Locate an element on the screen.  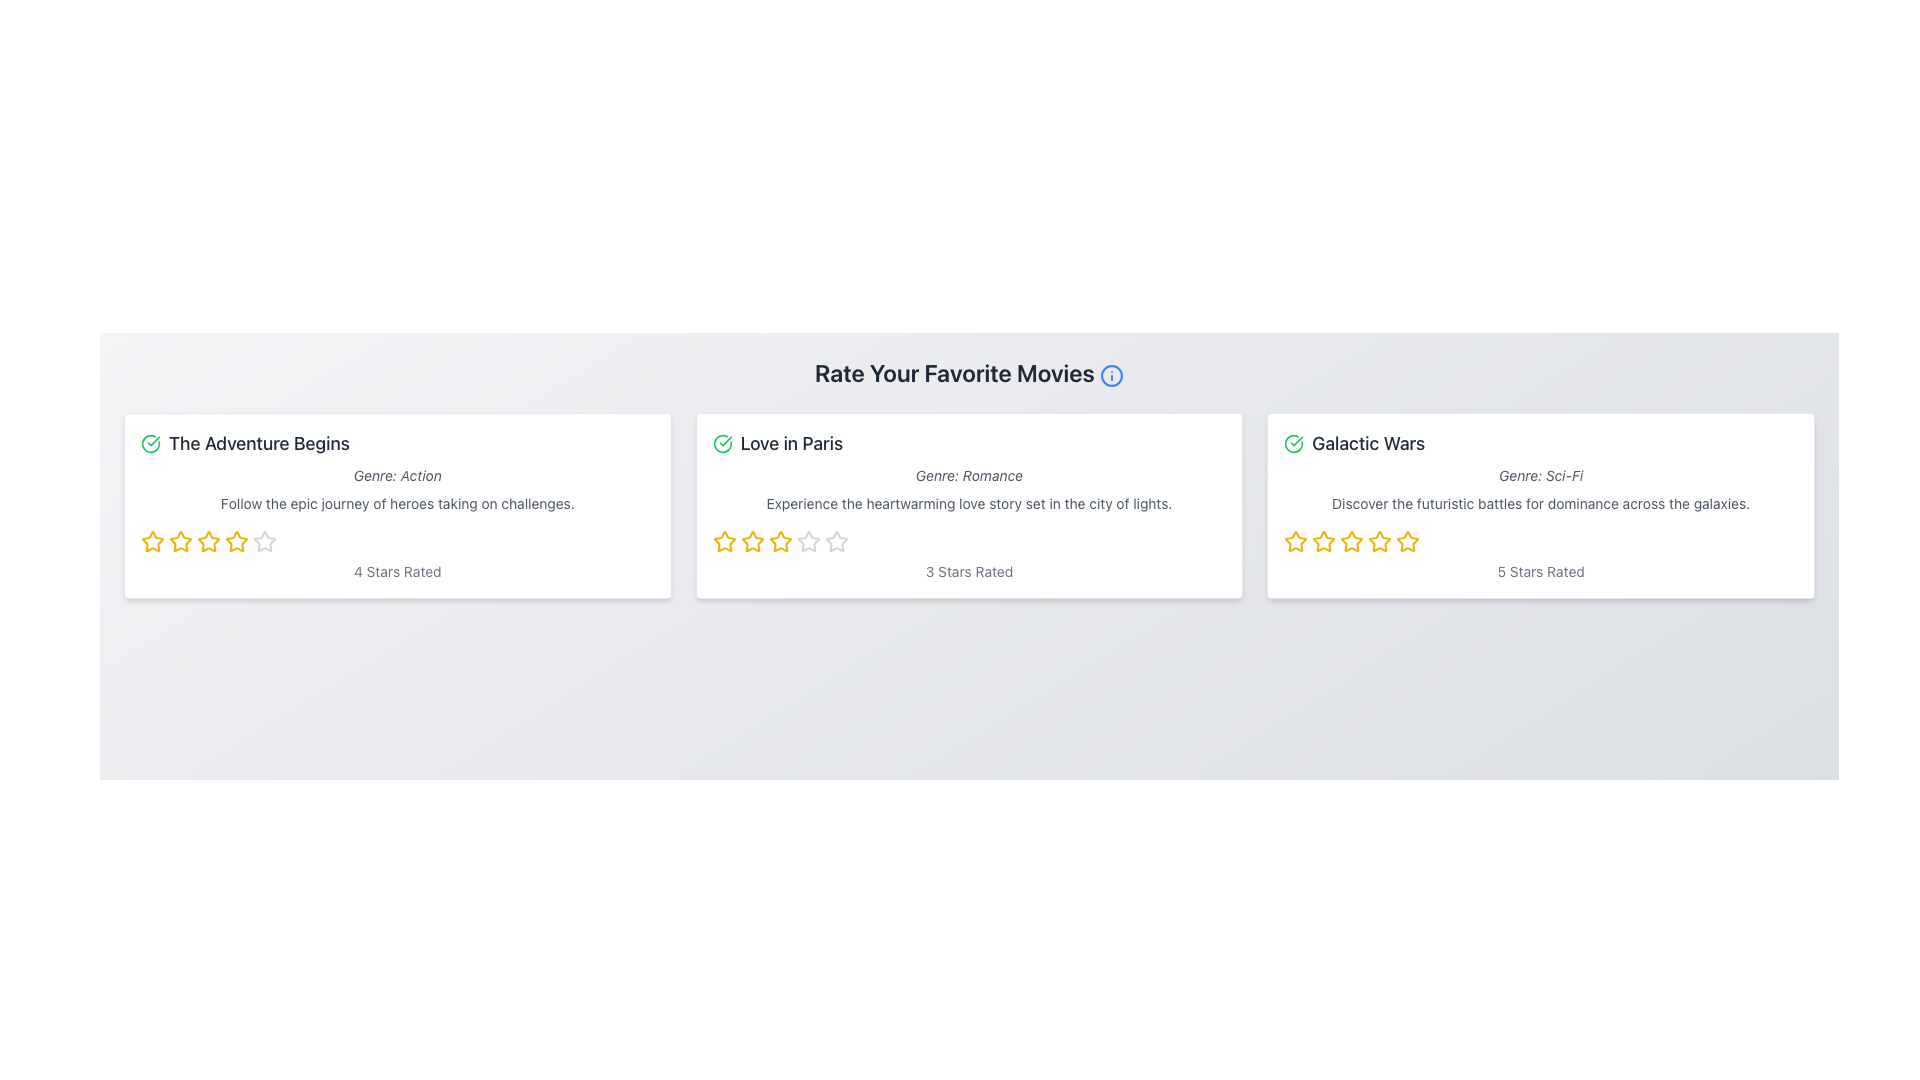
the bold header 'Galactic Wars' located at the top of the rightmost card in a set of three cards, aligned with a green checkmark icon to its left is located at coordinates (1367, 442).